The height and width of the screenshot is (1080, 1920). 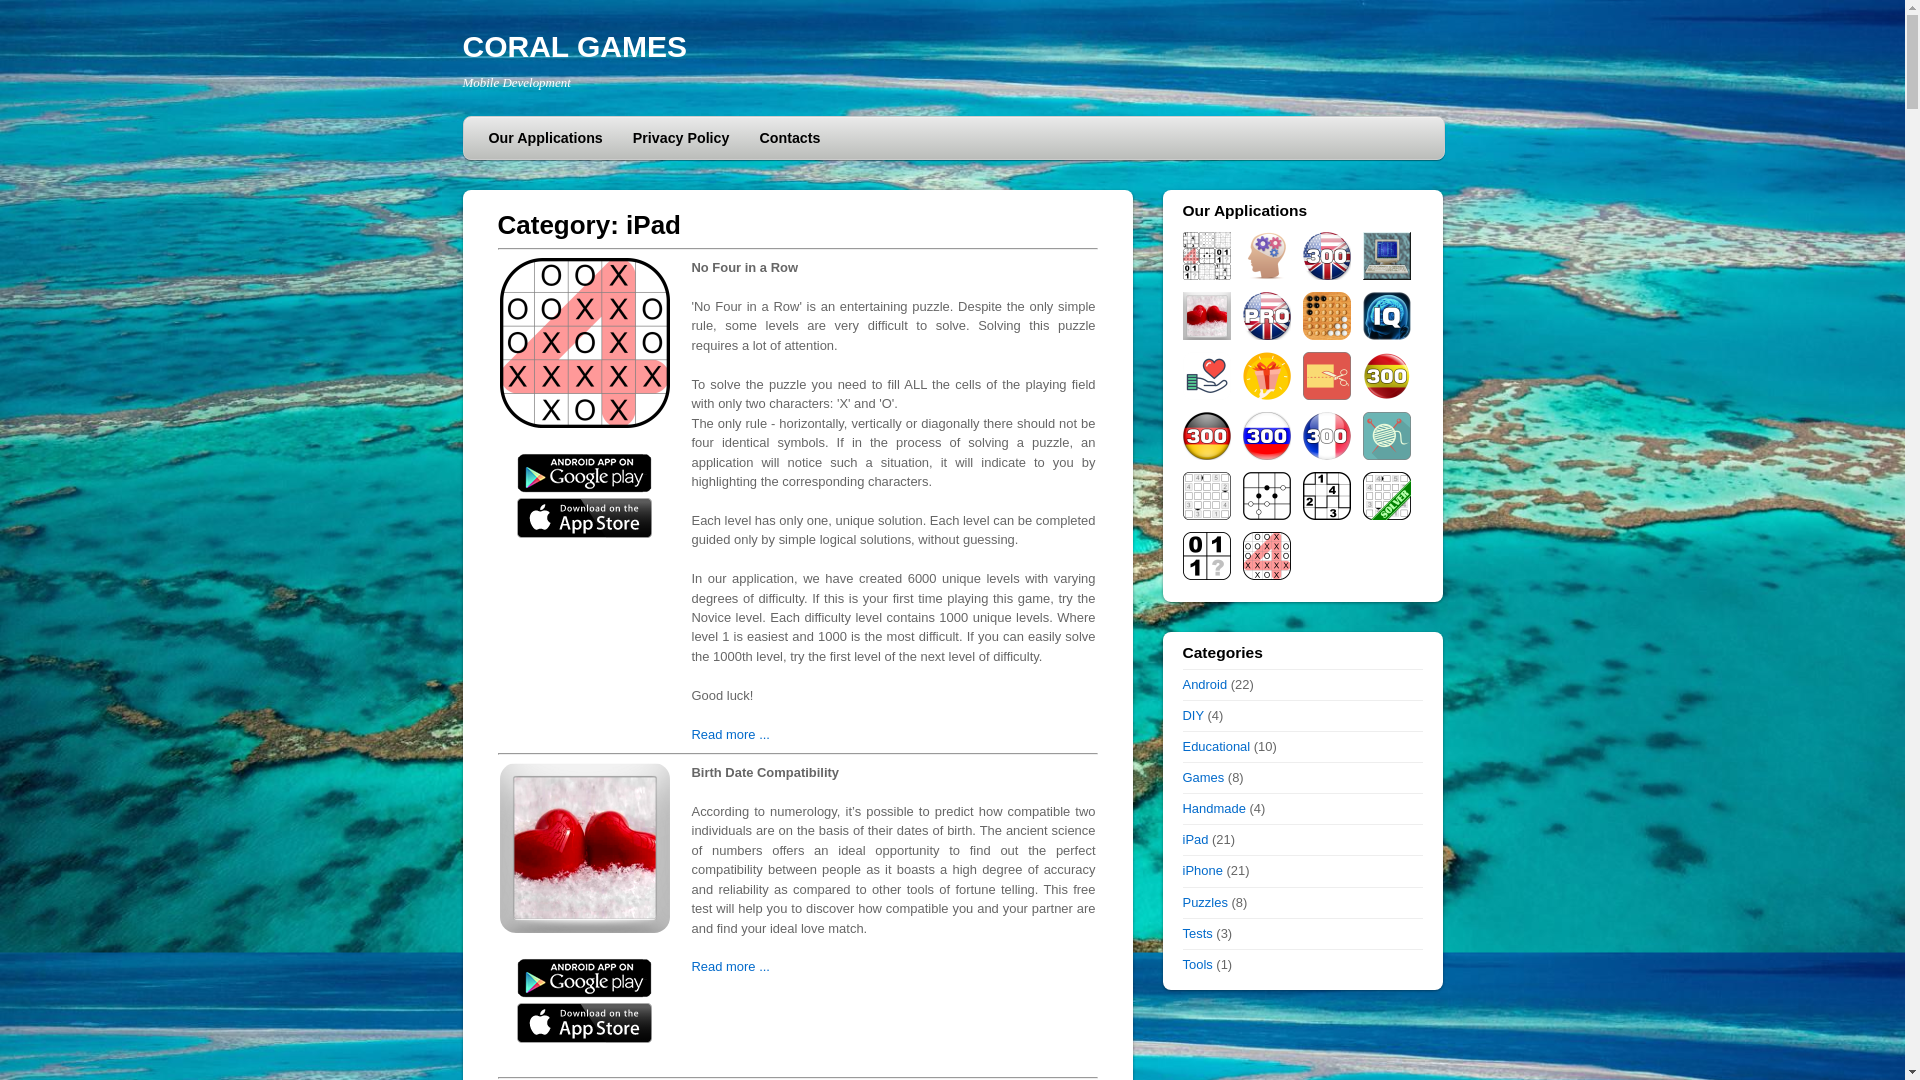 What do you see at coordinates (681, 137) in the screenshot?
I see `'Privacy Policy'` at bounding box center [681, 137].